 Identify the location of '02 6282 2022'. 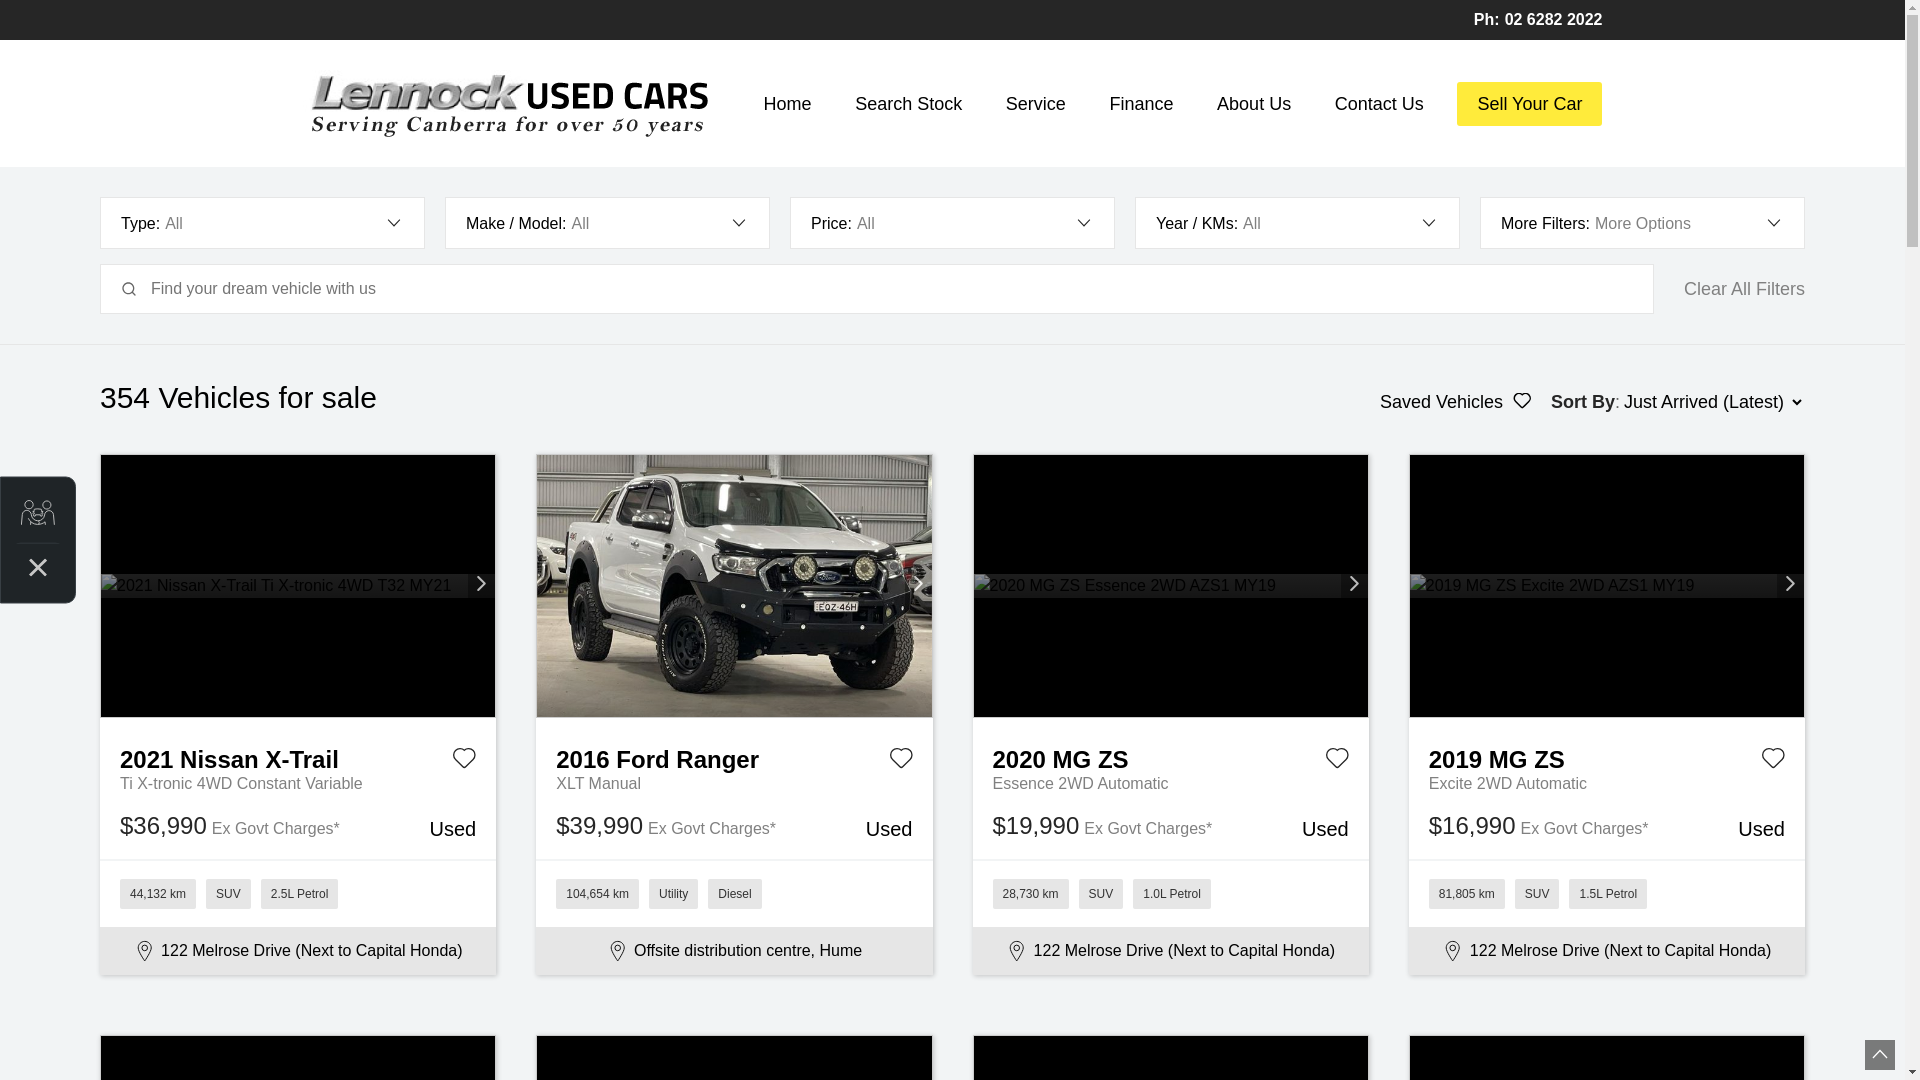
(1553, 20).